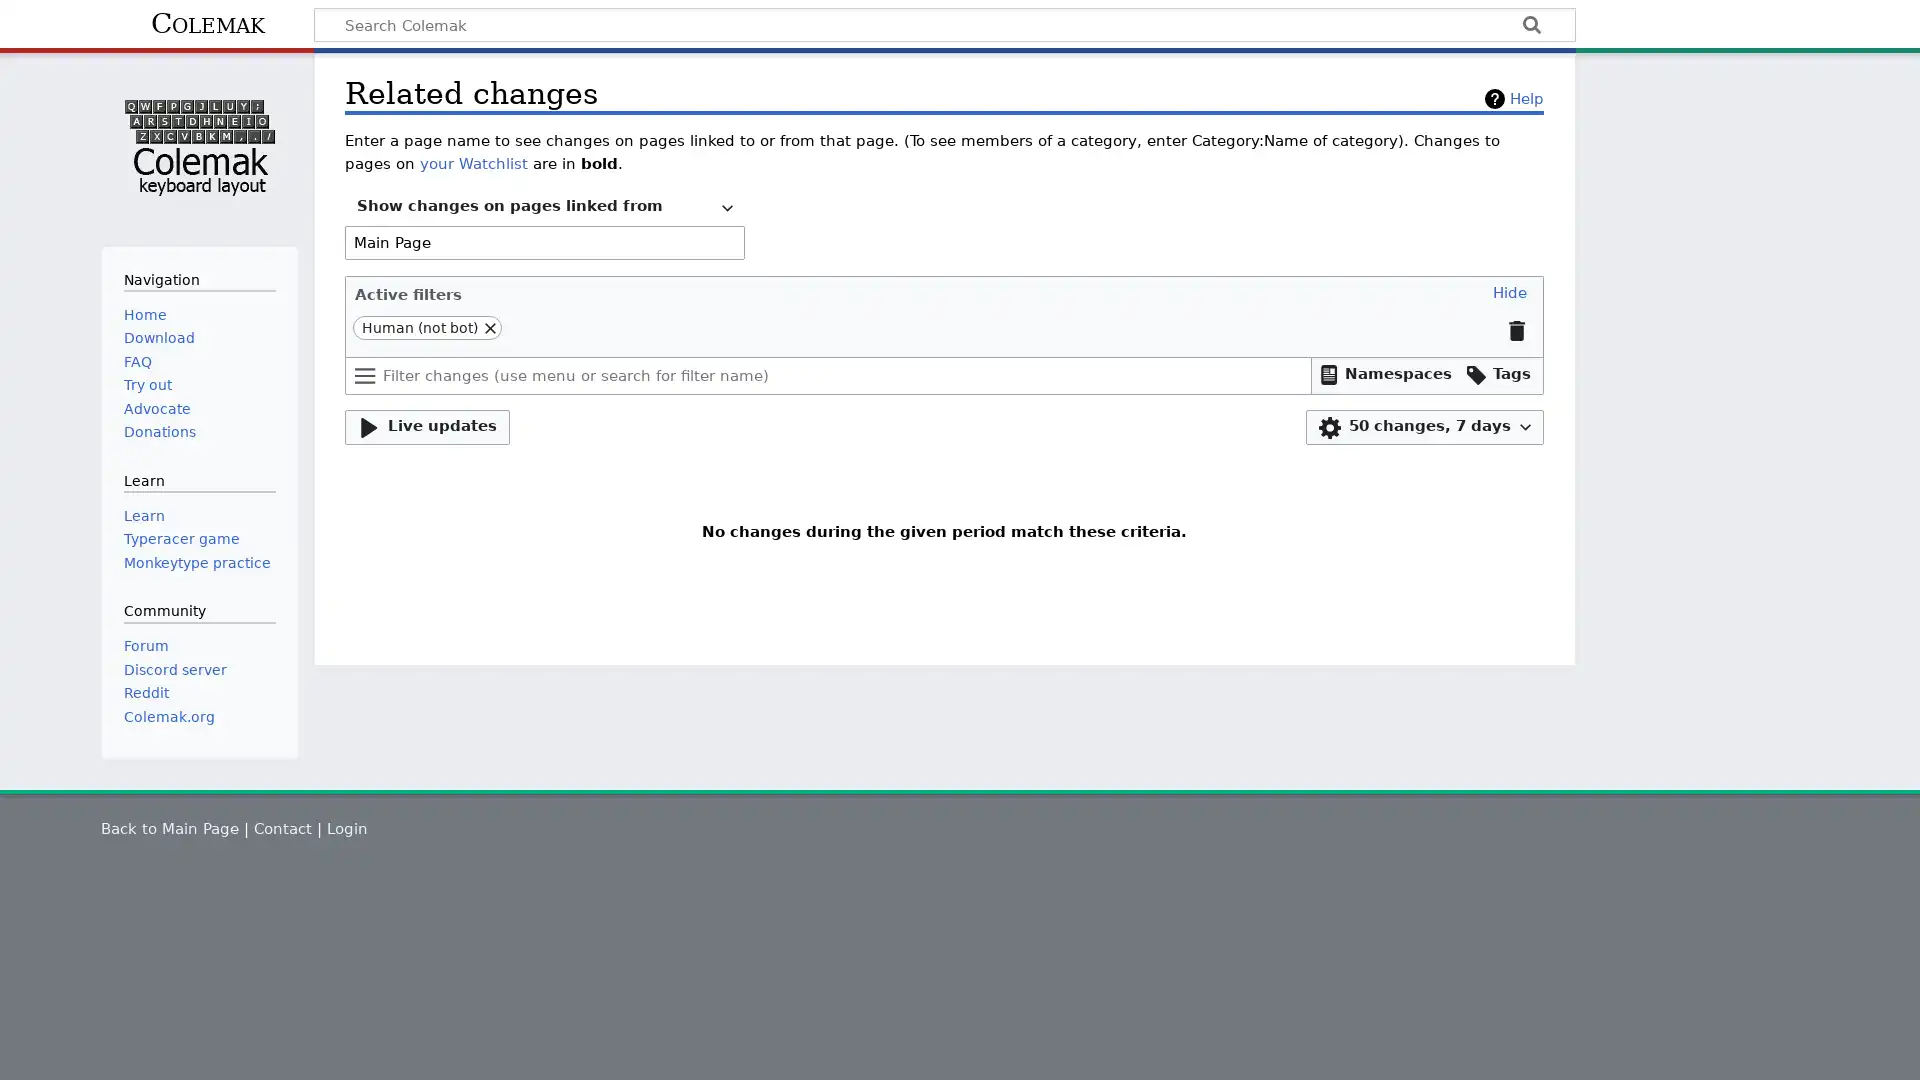 The width and height of the screenshot is (1920, 1080). I want to click on Live updates, so click(426, 426).